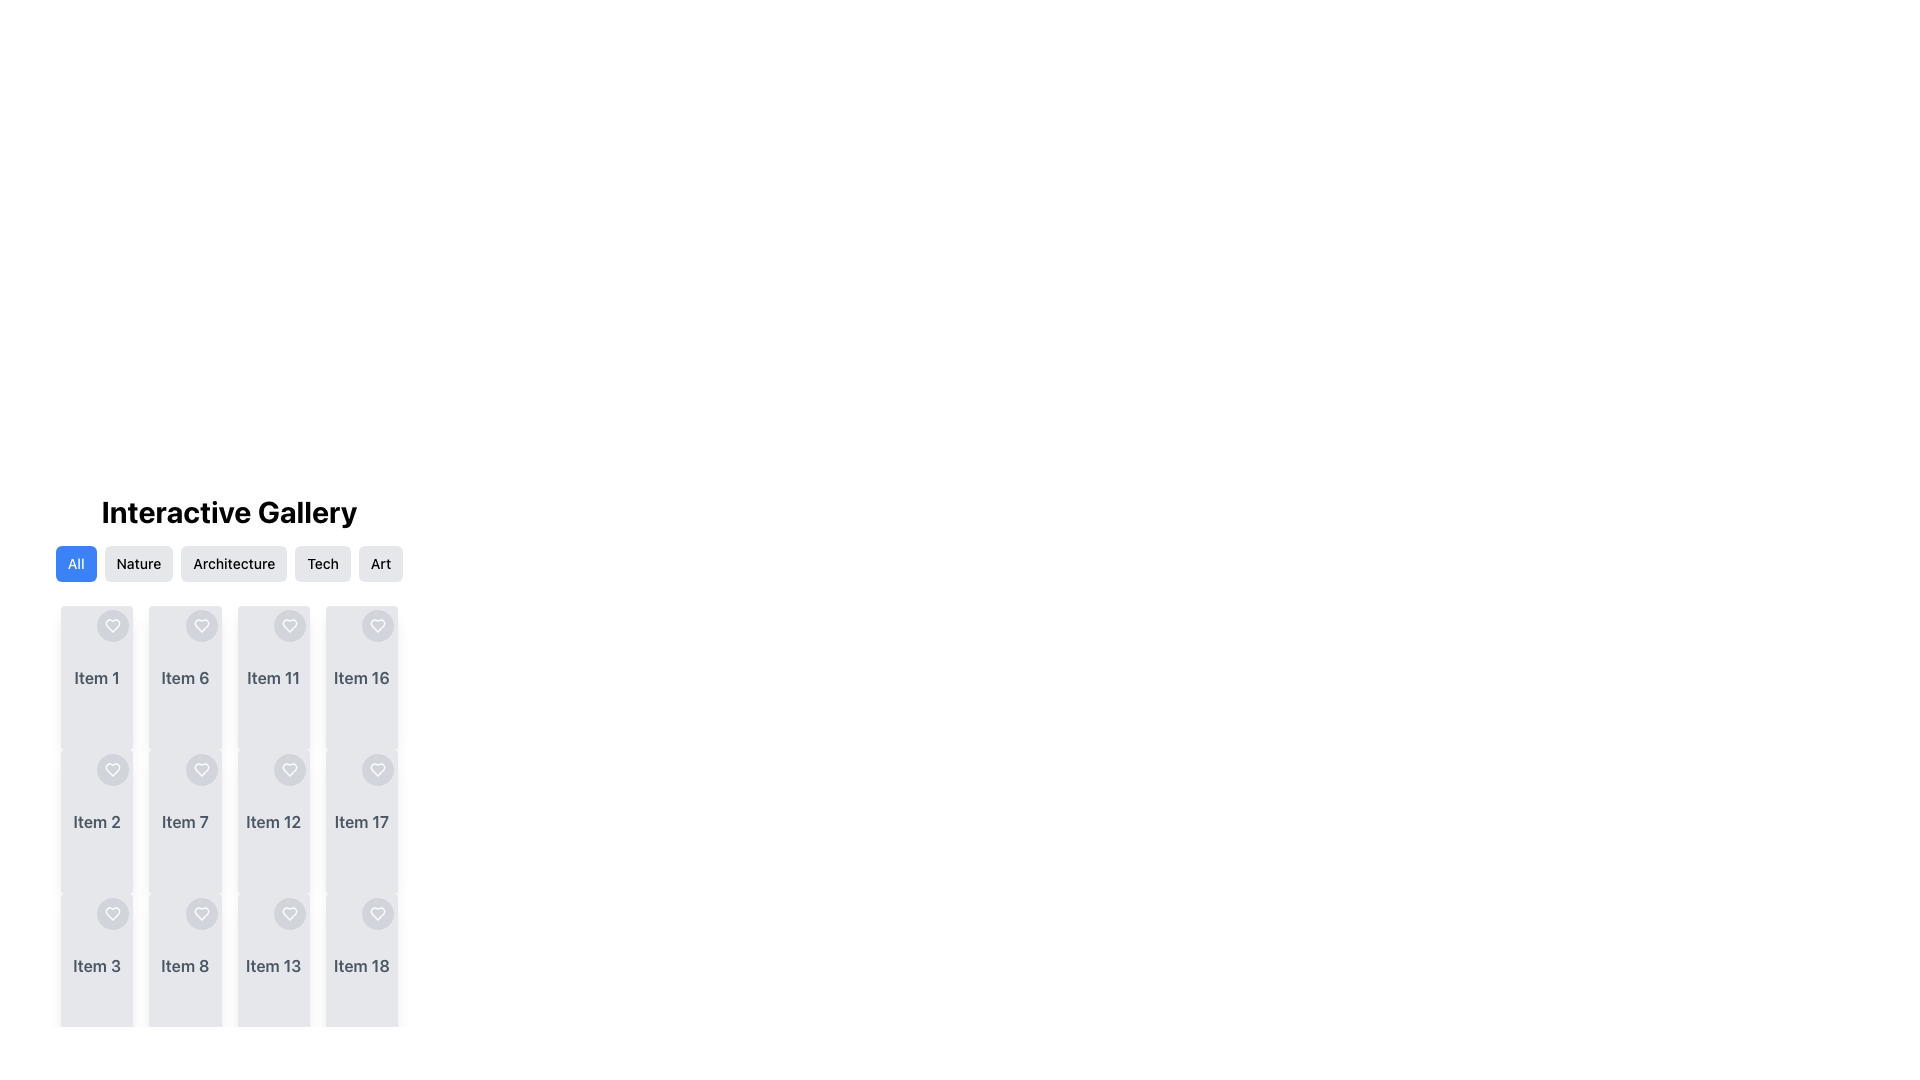  I want to click on the heart-shaped icon located, so click(201, 624).